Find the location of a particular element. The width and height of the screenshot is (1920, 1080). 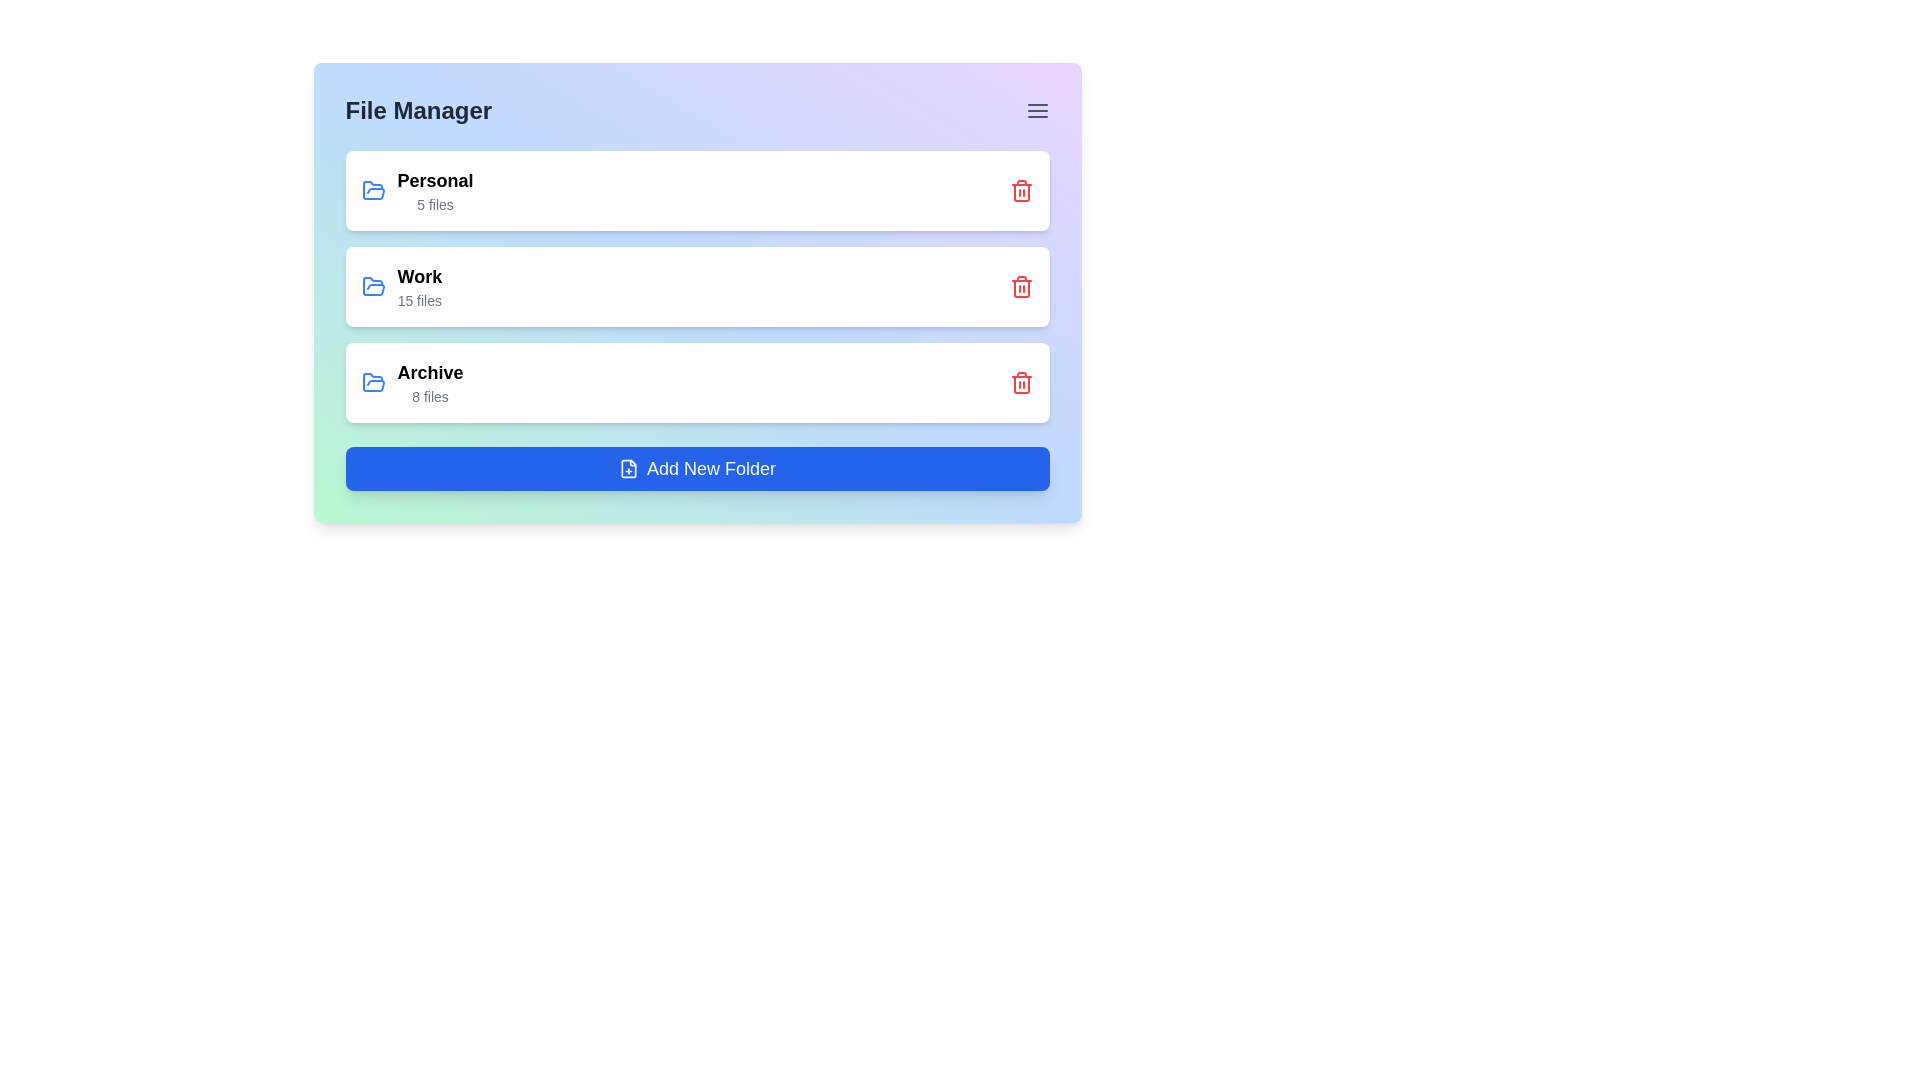

the delete icon for the folder named Work is located at coordinates (1021, 286).